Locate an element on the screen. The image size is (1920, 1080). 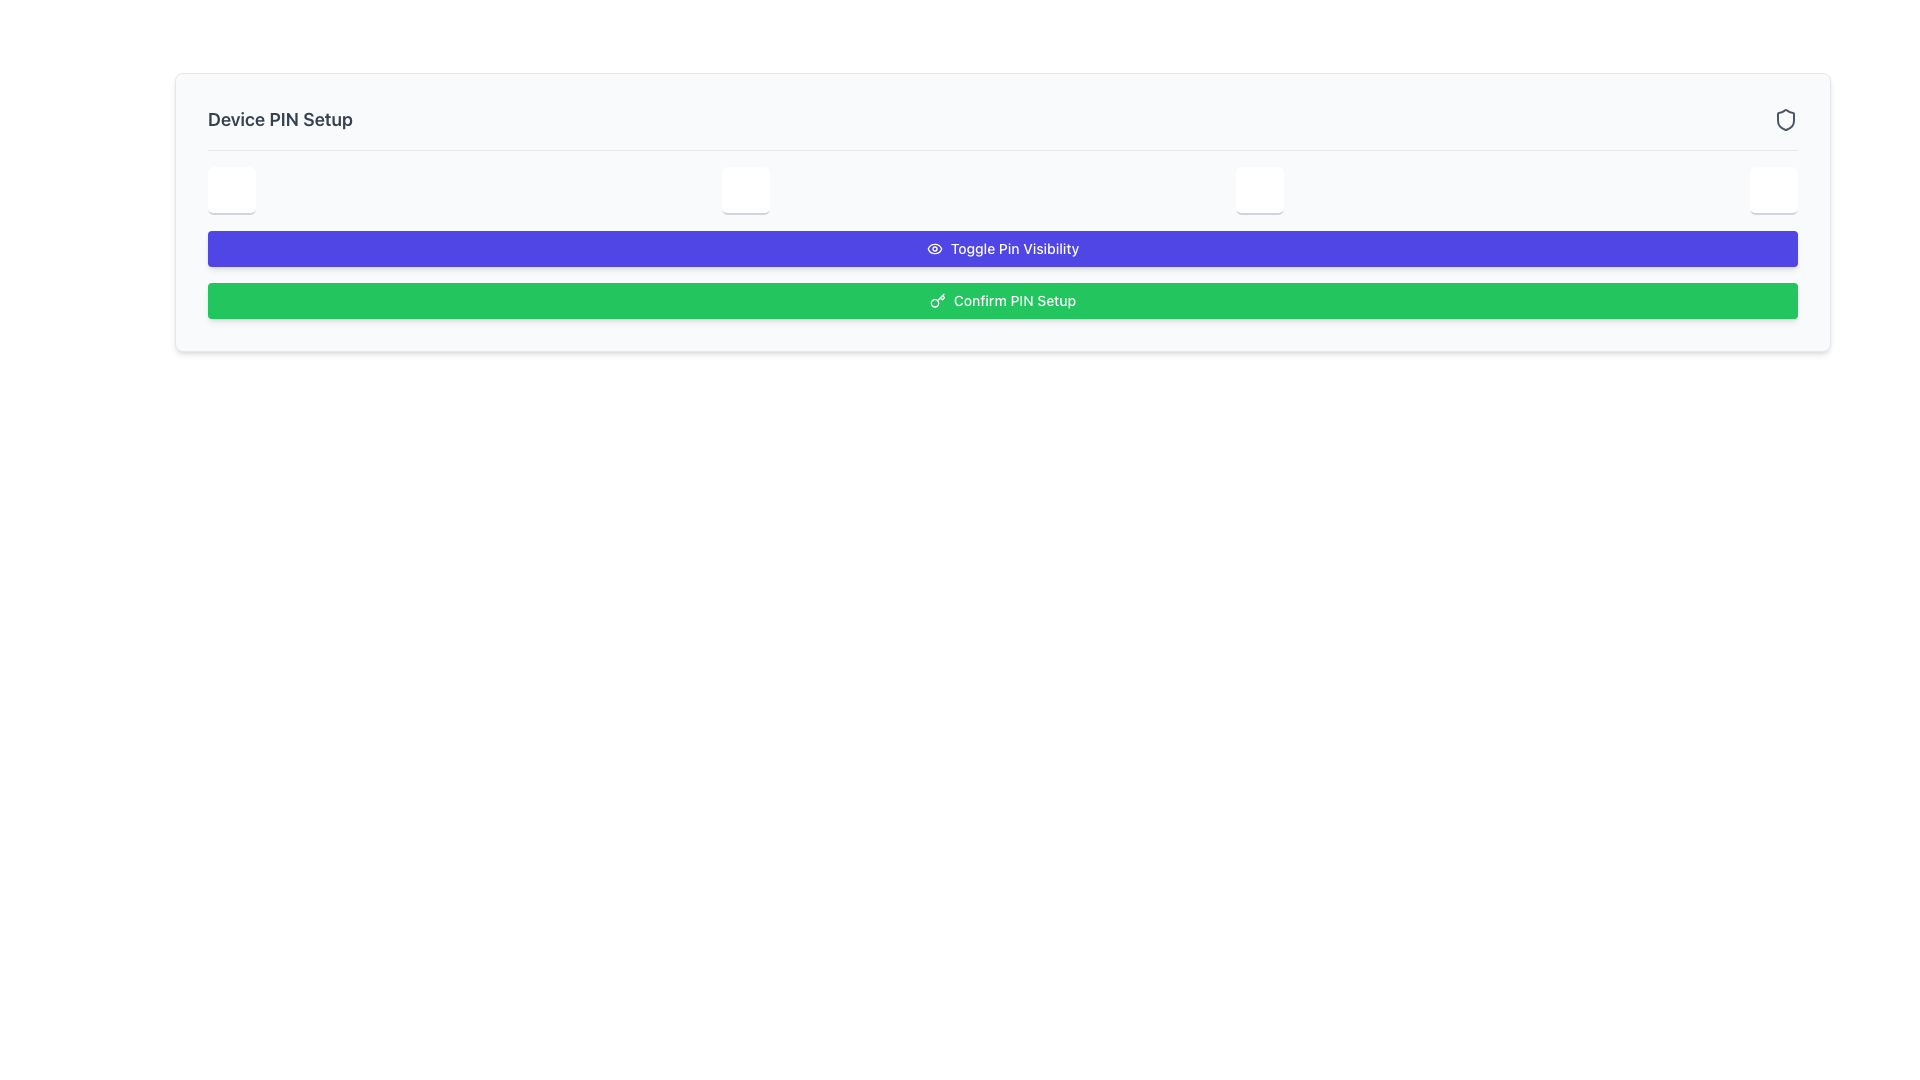
the eye-shaped icon is located at coordinates (933, 248).